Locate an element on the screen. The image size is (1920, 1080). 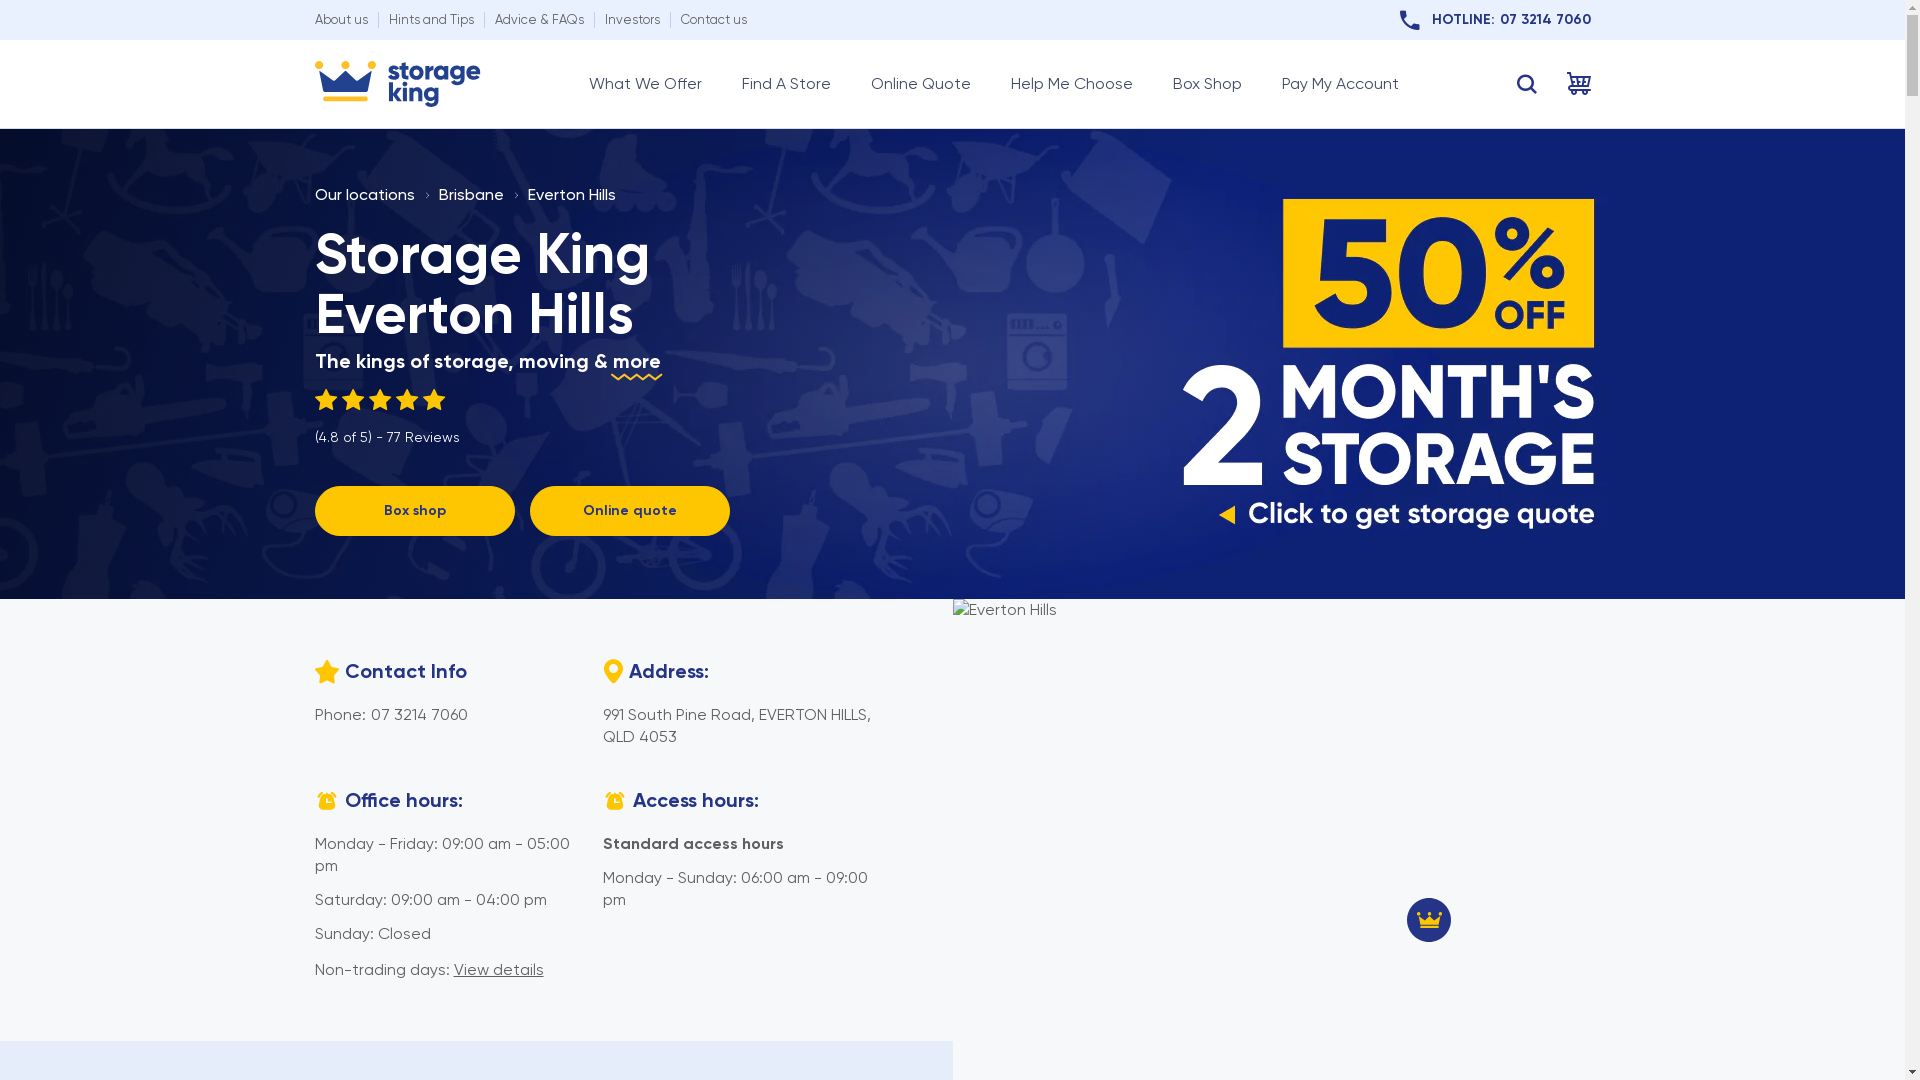
'About us' is located at coordinates (340, 19).